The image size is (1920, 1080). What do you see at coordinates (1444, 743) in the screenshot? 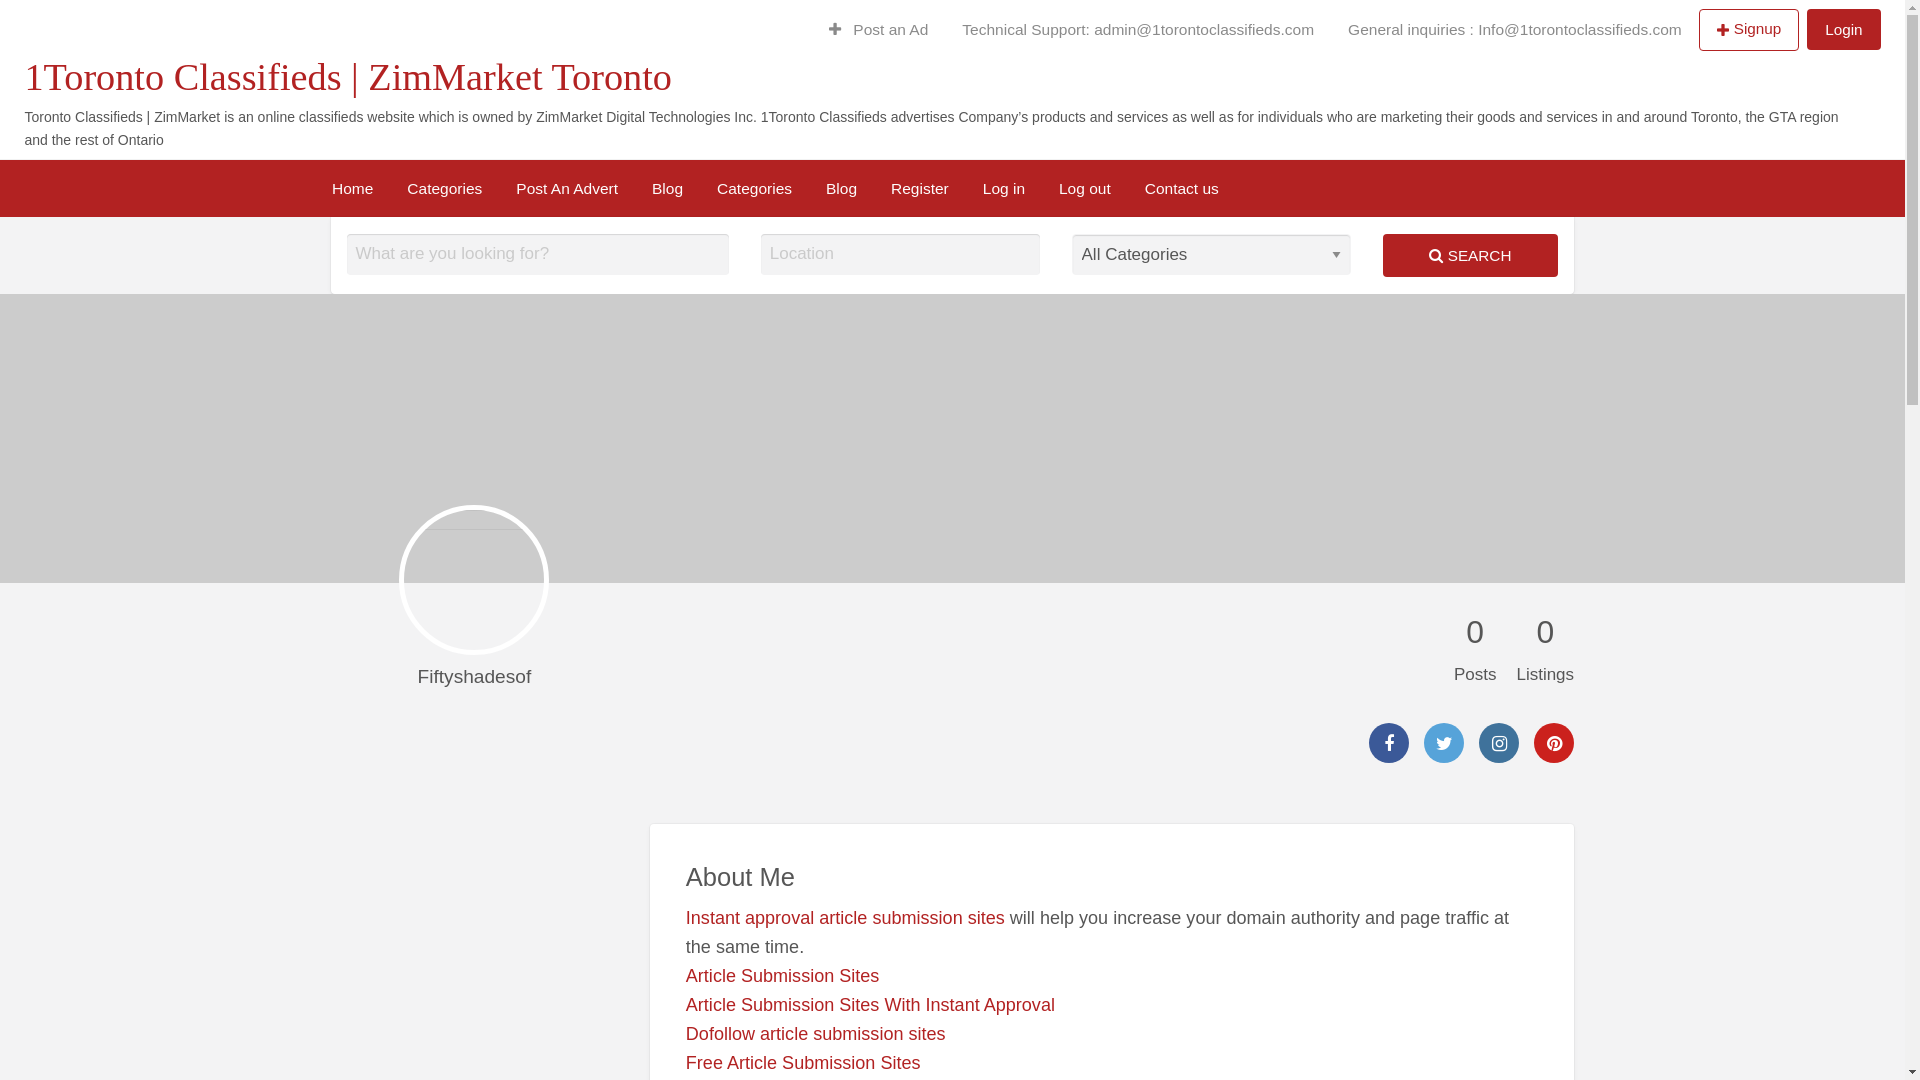
I see `'Twitter'` at bounding box center [1444, 743].